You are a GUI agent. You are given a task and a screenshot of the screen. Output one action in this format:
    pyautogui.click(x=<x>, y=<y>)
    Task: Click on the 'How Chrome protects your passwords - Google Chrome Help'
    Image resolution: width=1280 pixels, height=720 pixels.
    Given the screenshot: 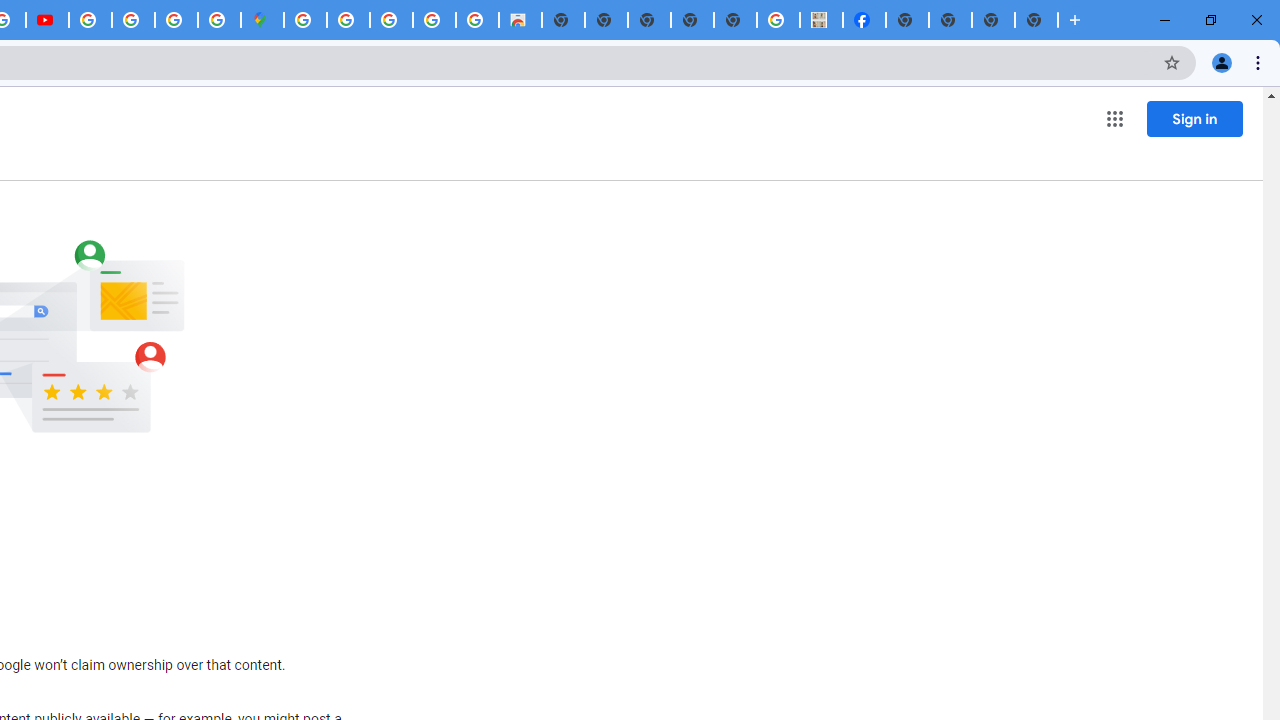 What is the action you would take?
    pyautogui.click(x=89, y=20)
    